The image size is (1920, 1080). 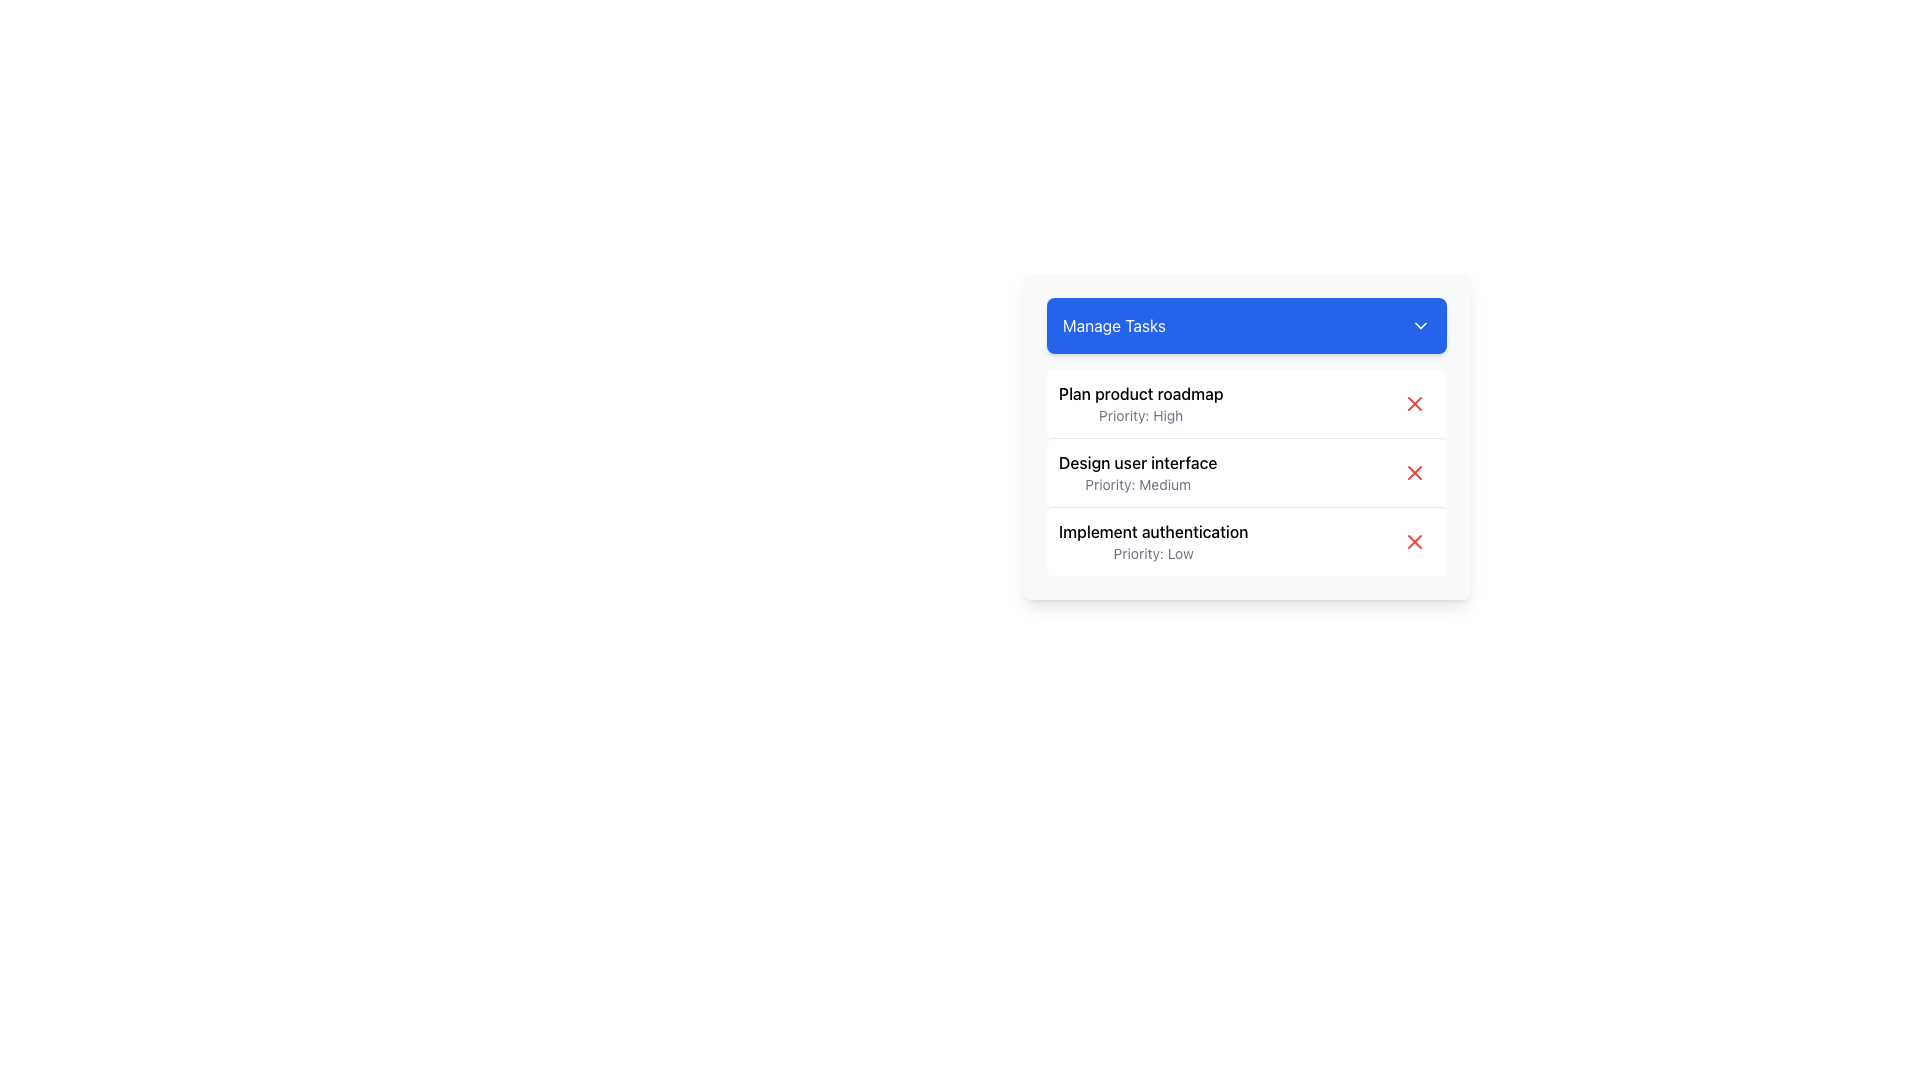 What do you see at coordinates (1246, 325) in the screenshot?
I see `the 'Manage Tasks' dropdown button for keyboard navigation` at bounding box center [1246, 325].